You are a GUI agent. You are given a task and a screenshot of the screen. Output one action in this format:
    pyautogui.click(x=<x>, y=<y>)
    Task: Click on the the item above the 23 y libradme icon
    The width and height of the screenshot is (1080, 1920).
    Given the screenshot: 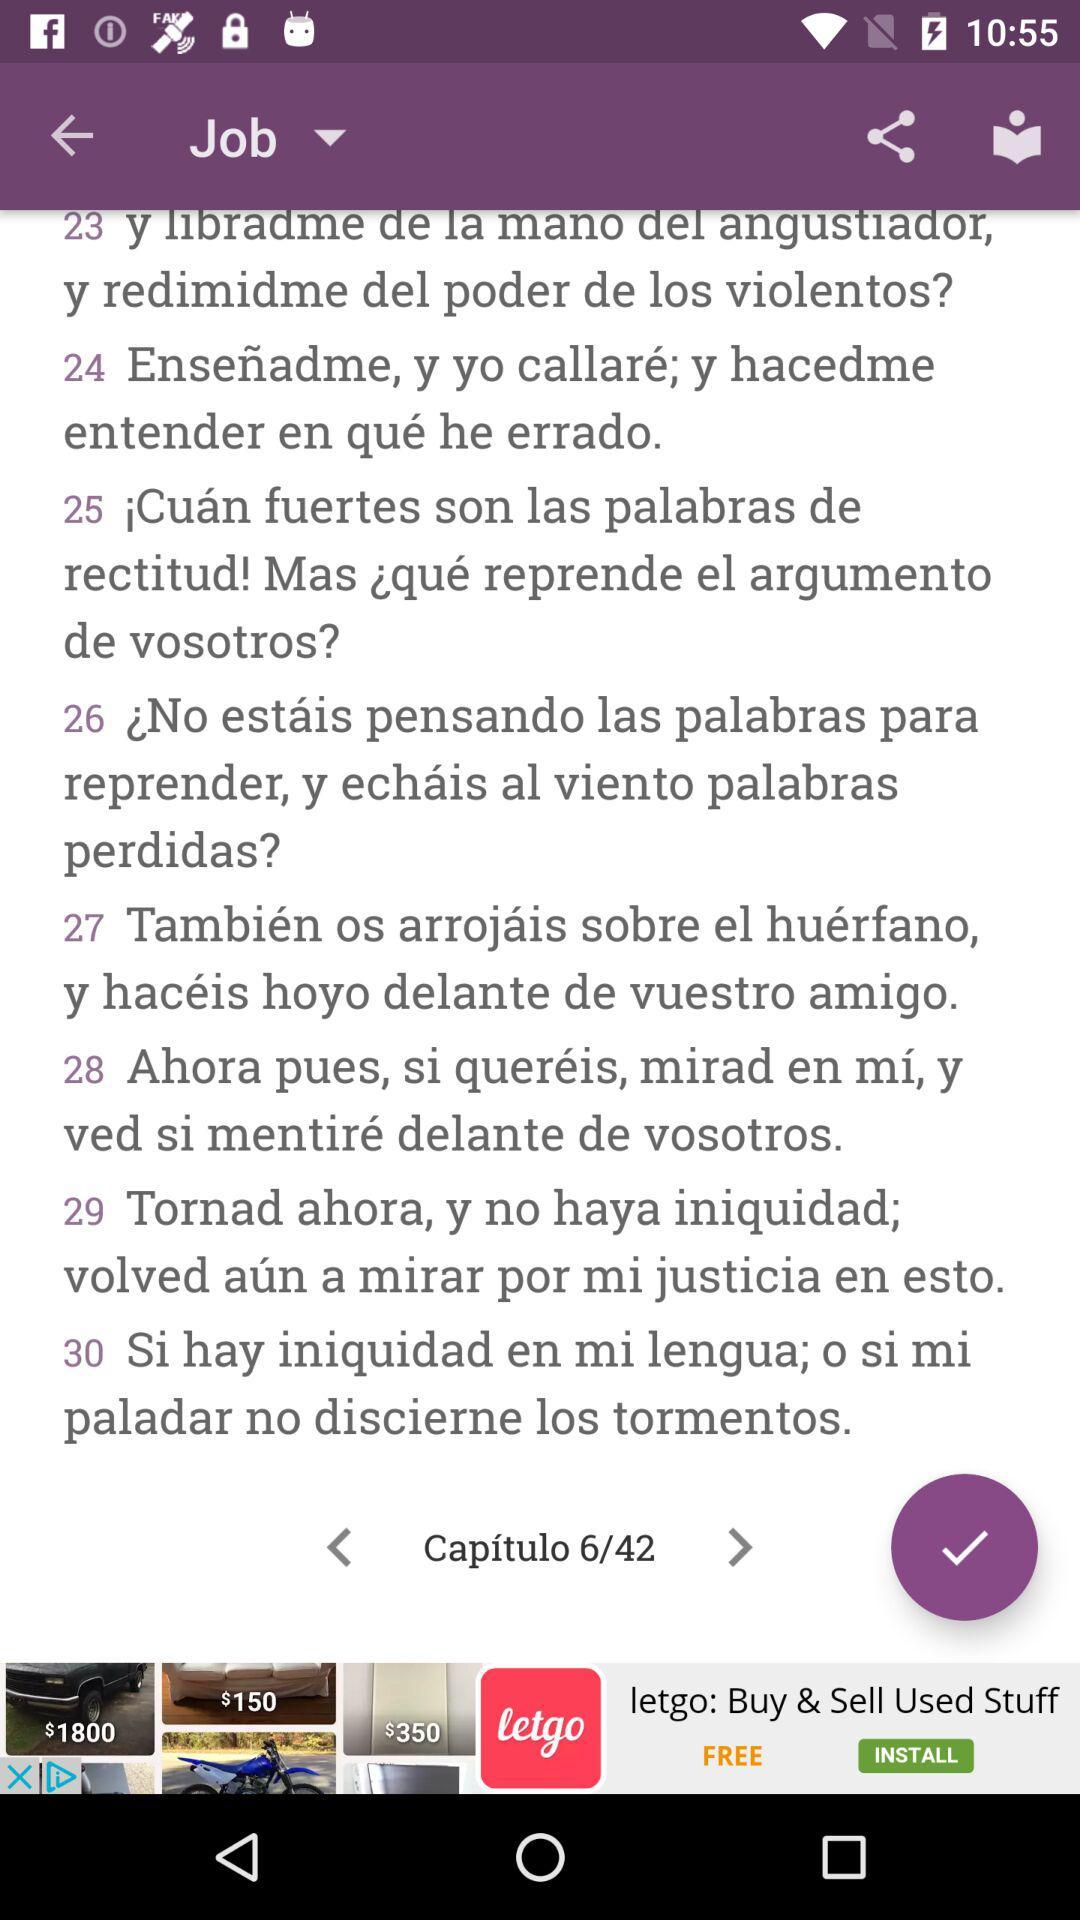 What is the action you would take?
    pyautogui.click(x=72, y=135)
    